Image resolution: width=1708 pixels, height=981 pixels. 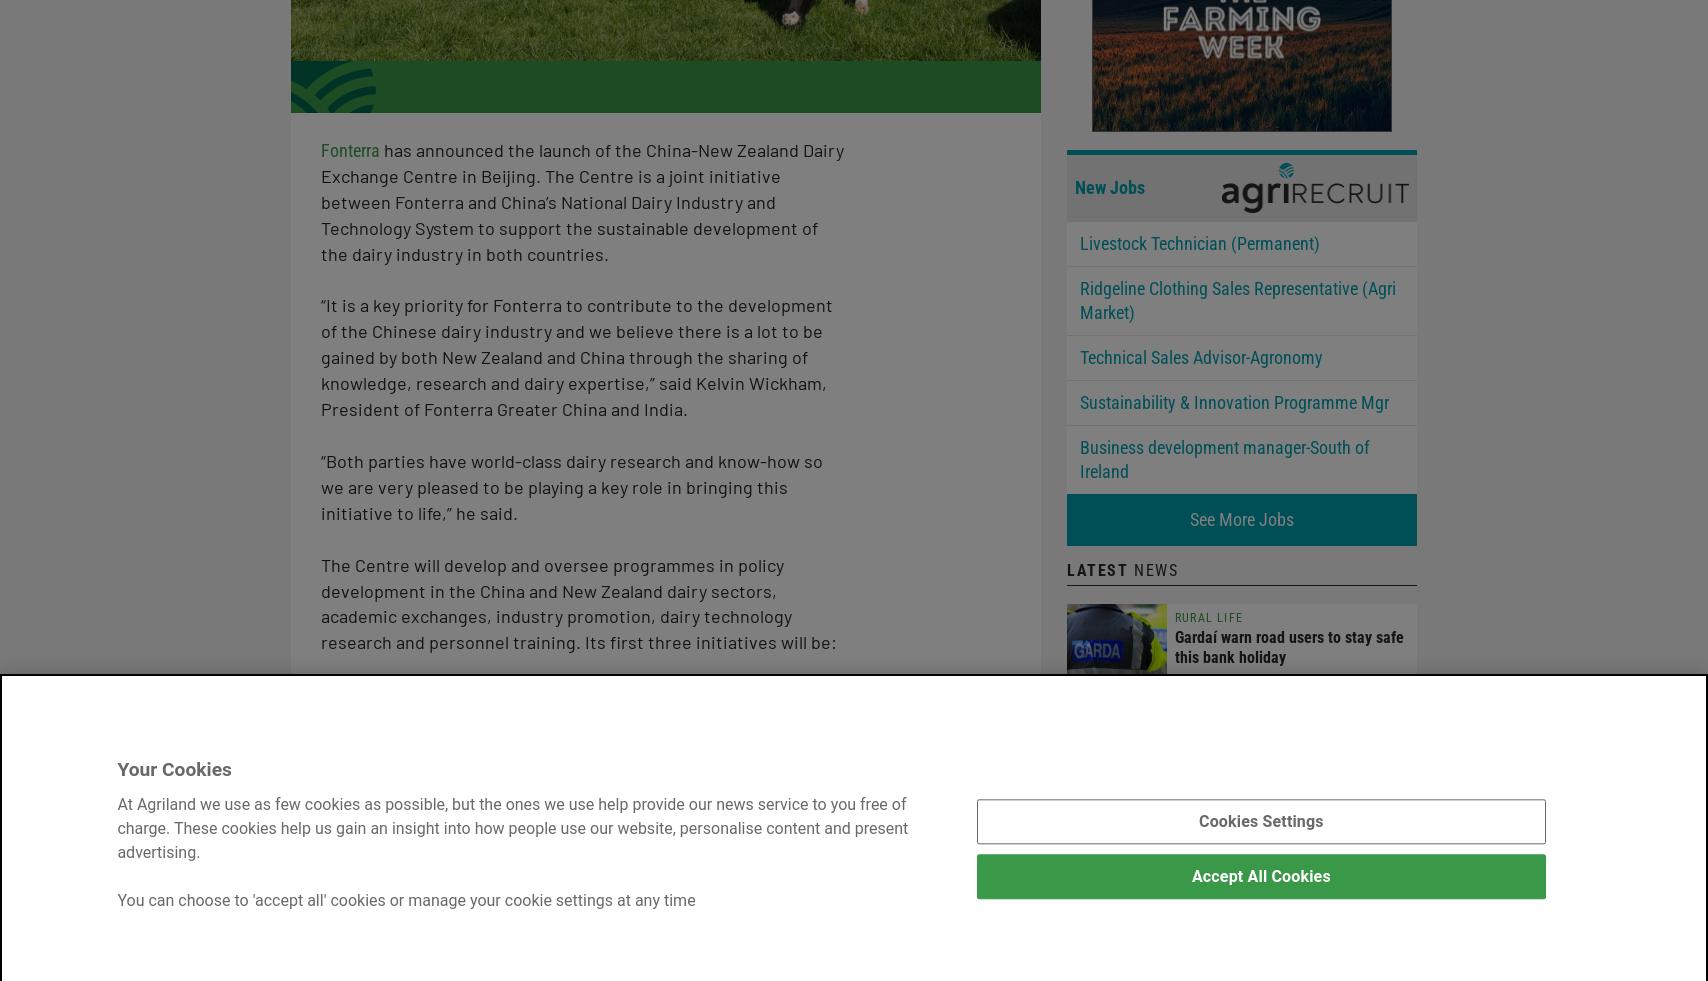 What do you see at coordinates (1201, 355) in the screenshot?
I see `'Technical Sales Advisor-Agronomy'` at bounding box center [1201, 355].